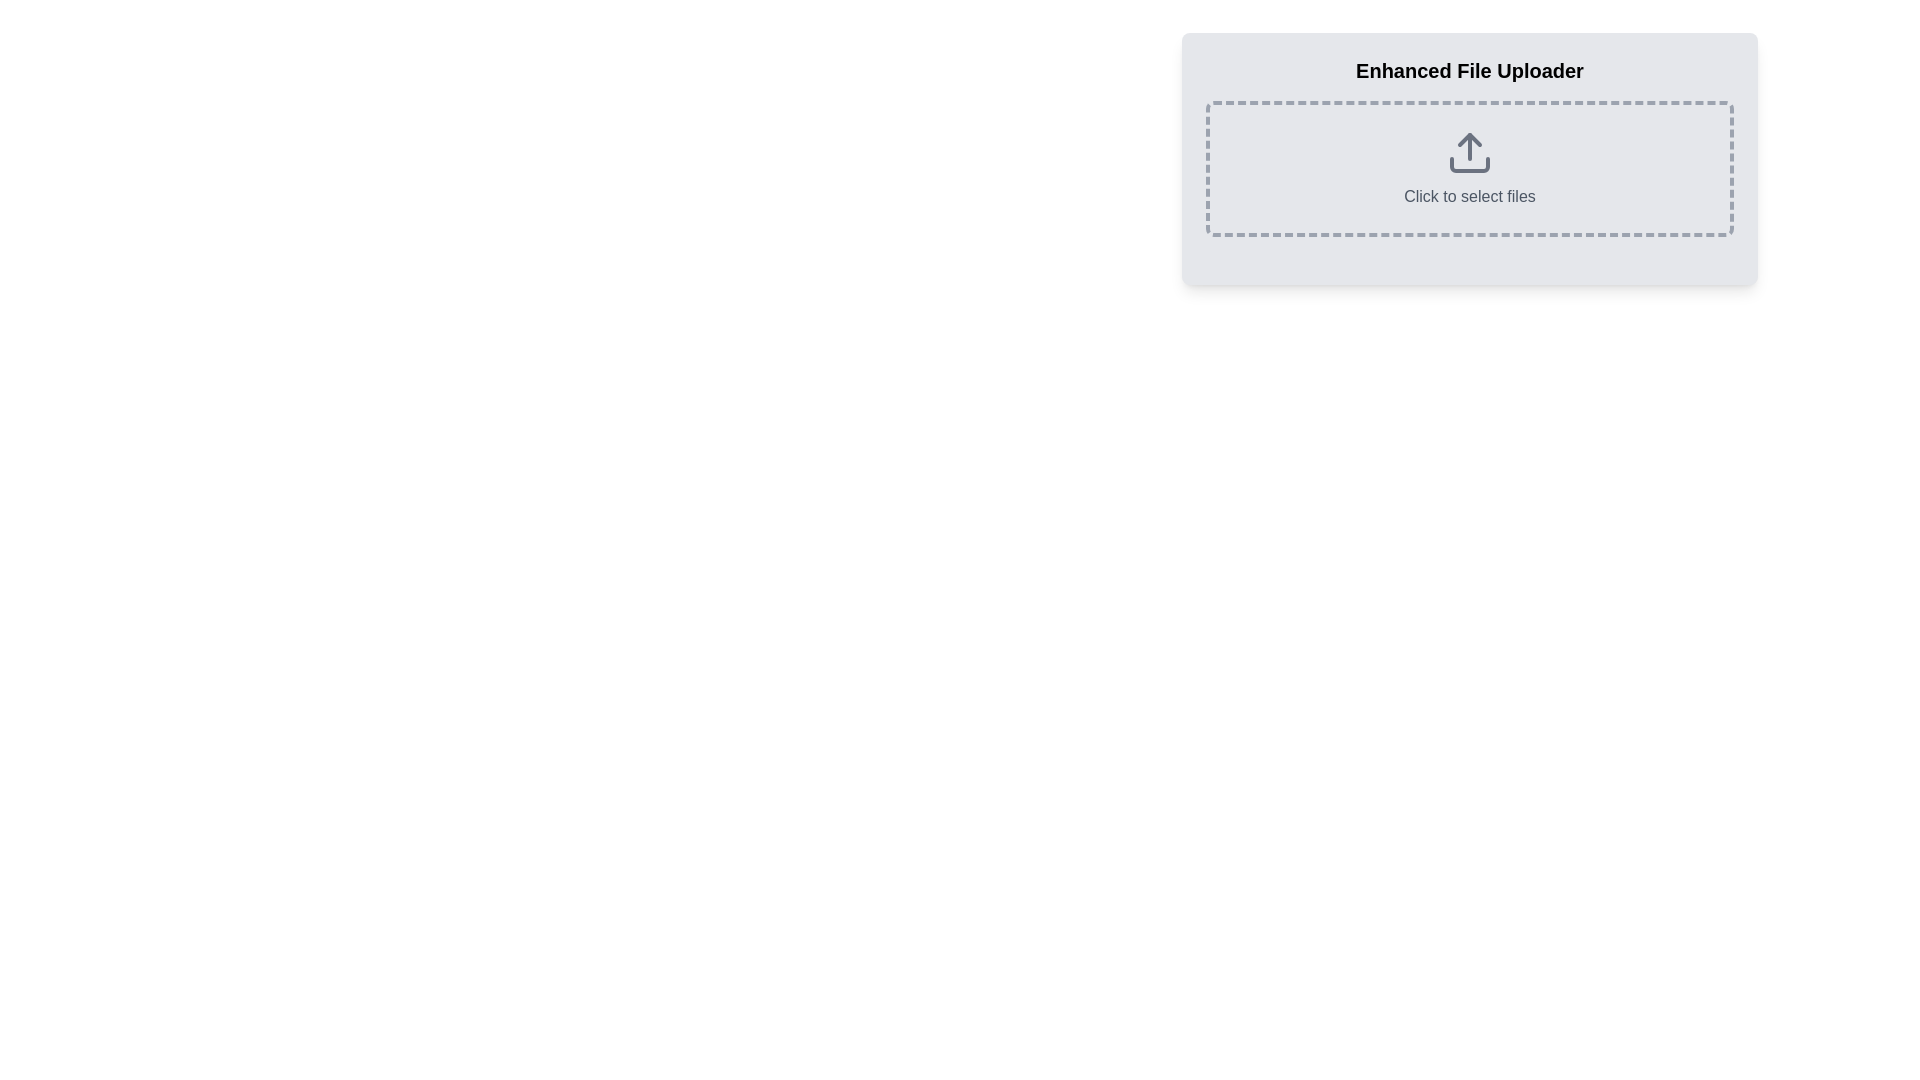 This screenshot has height=1080, width=1920. What do you see at coordinates (1469, 168) in the screenshot?
I see `a file over the interactive area labeled 'Click` at bounding box center [1469, 168].